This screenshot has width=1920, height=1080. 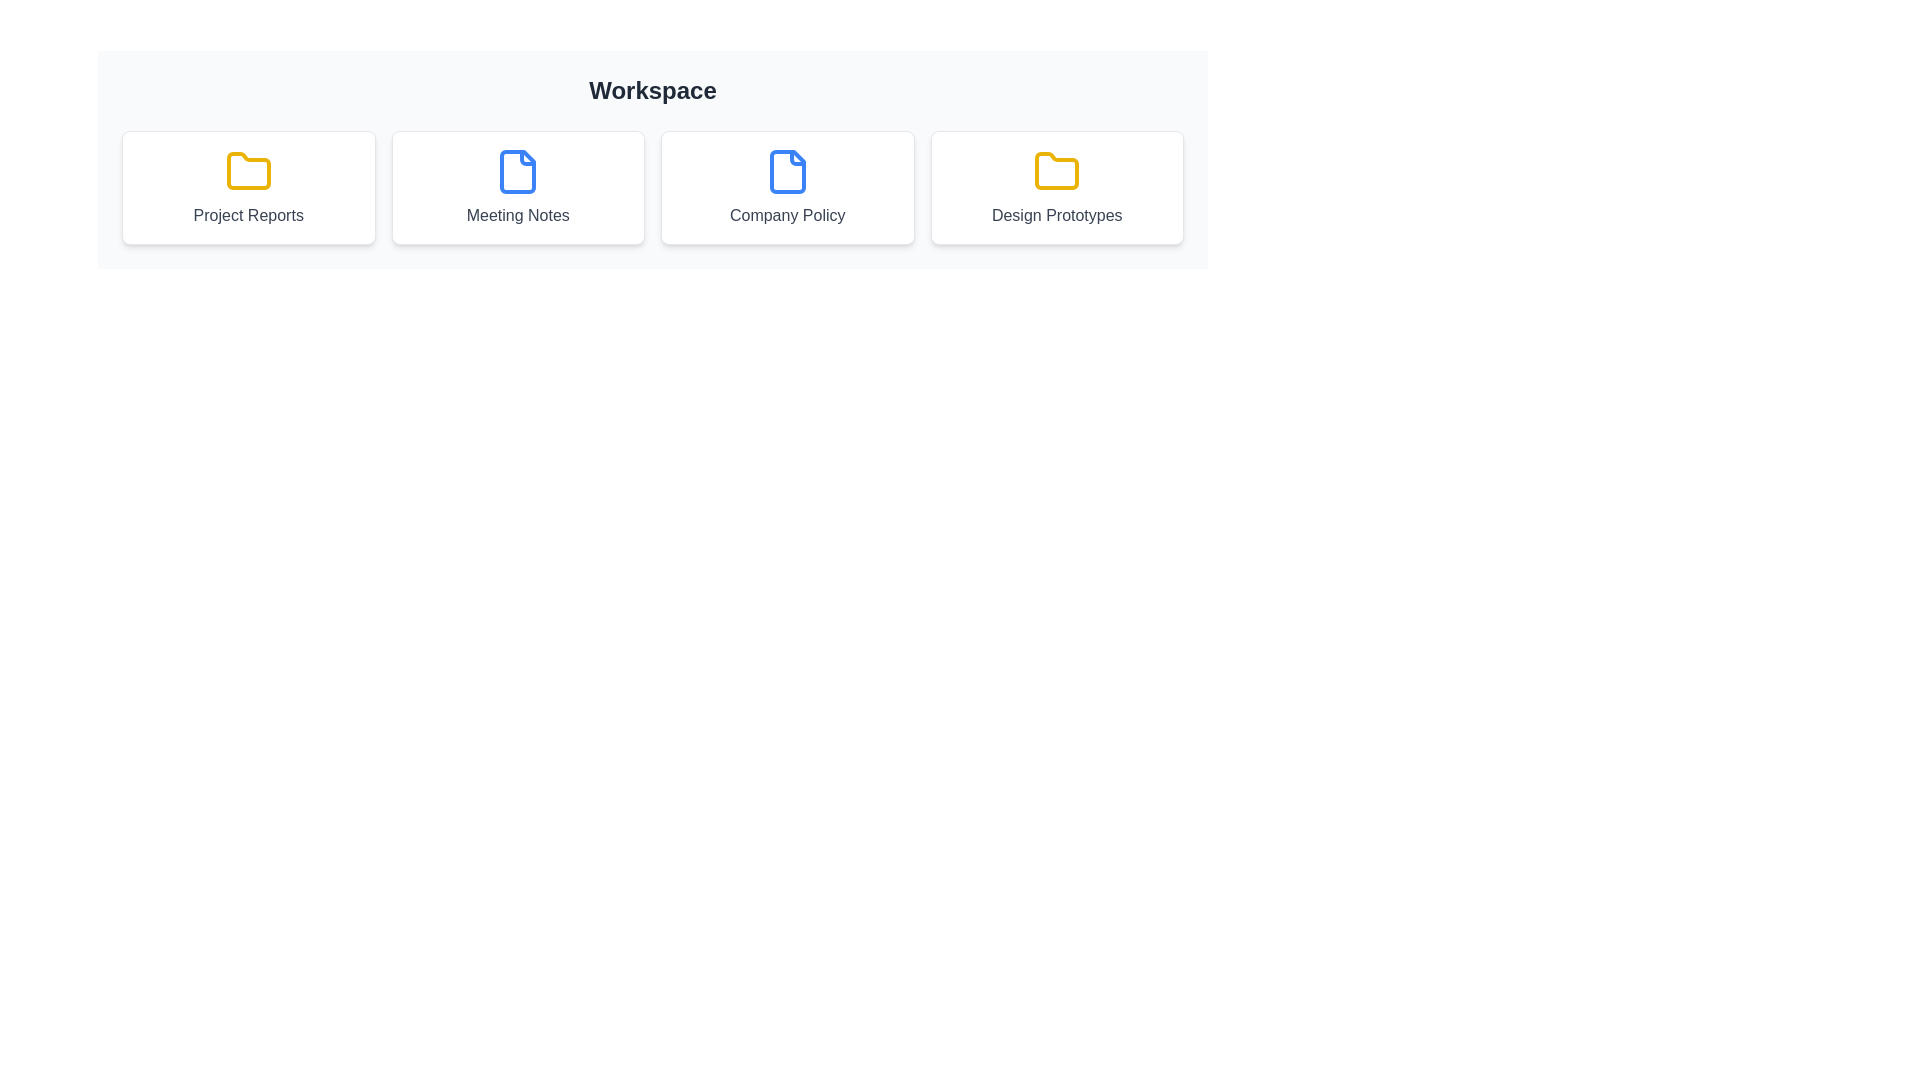 What do you see at coordinates (518, 188) in the screenshot?
I see `the second interactive card from the left in the grid layout that provides access to 'Meeting Notes' to trigger visual effects like shadow changes` at bounding box center [518, 188].